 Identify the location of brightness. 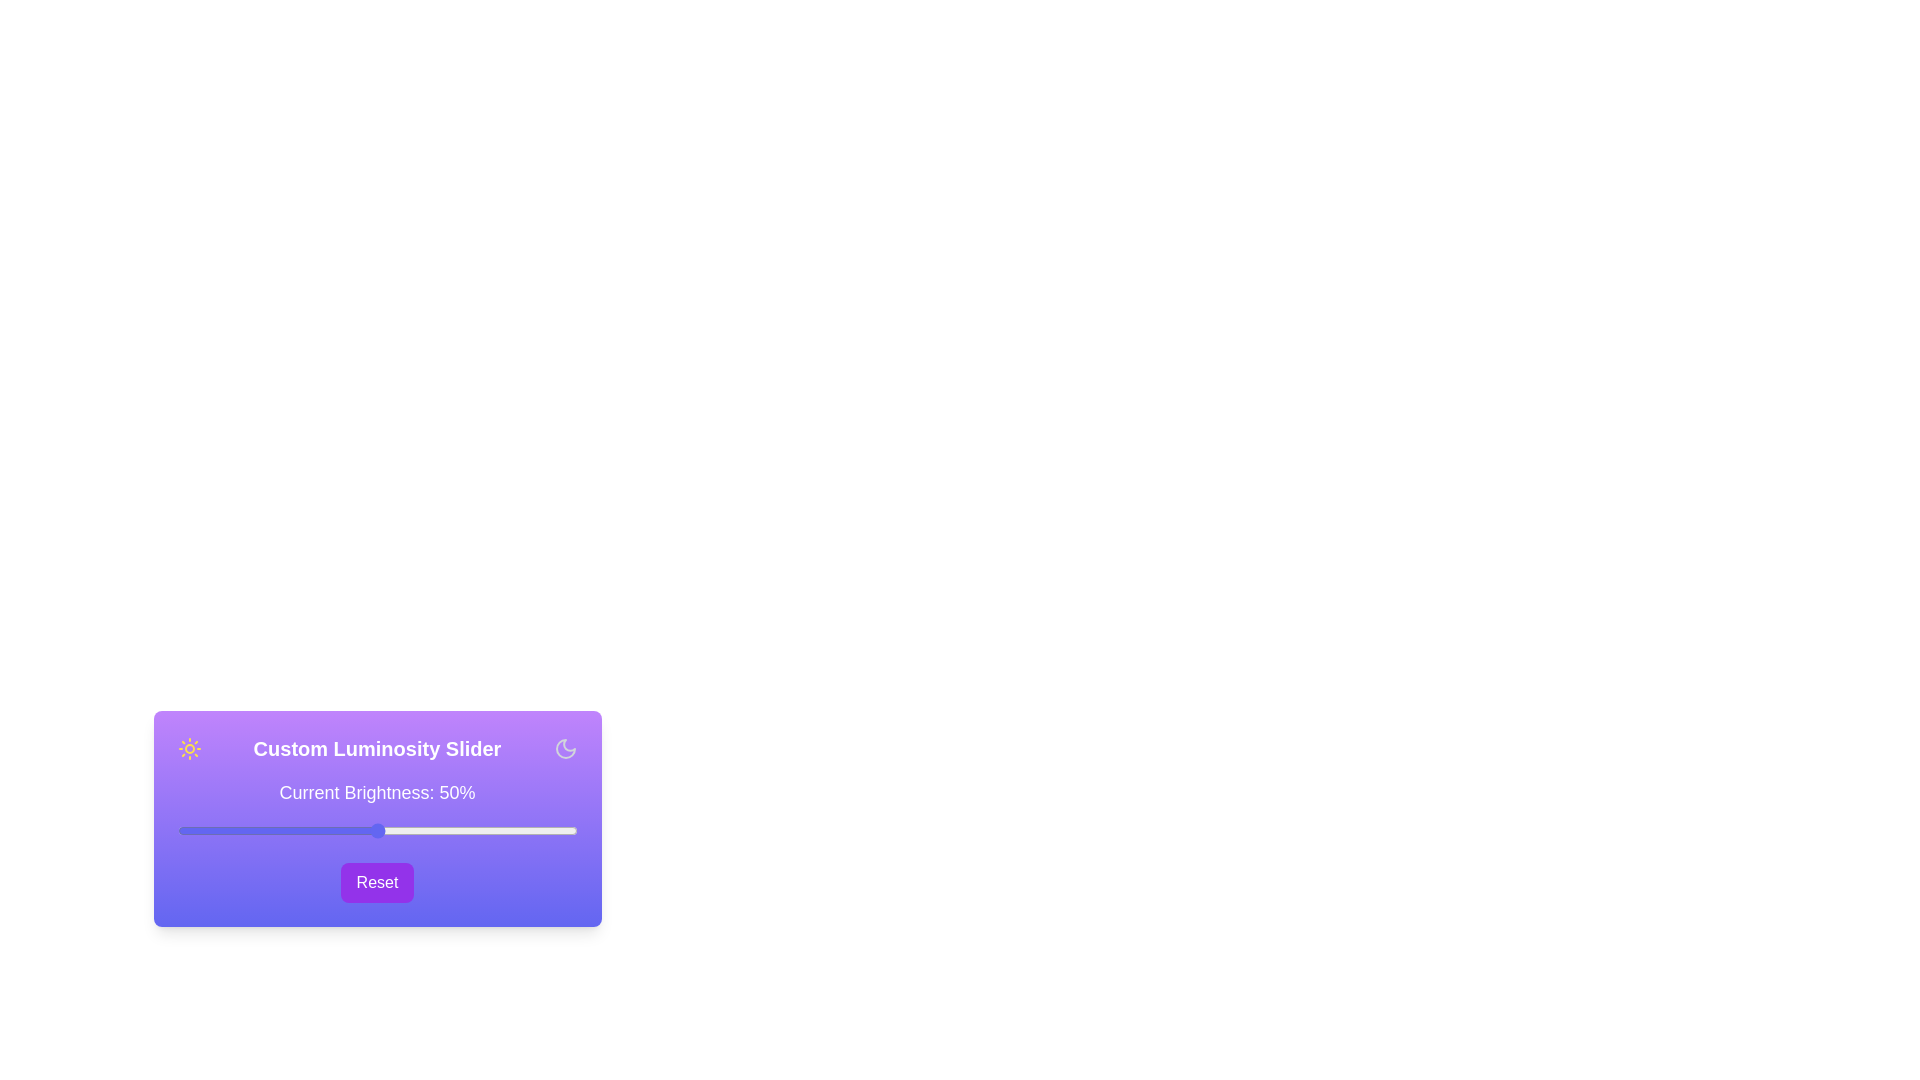
(476, 830).